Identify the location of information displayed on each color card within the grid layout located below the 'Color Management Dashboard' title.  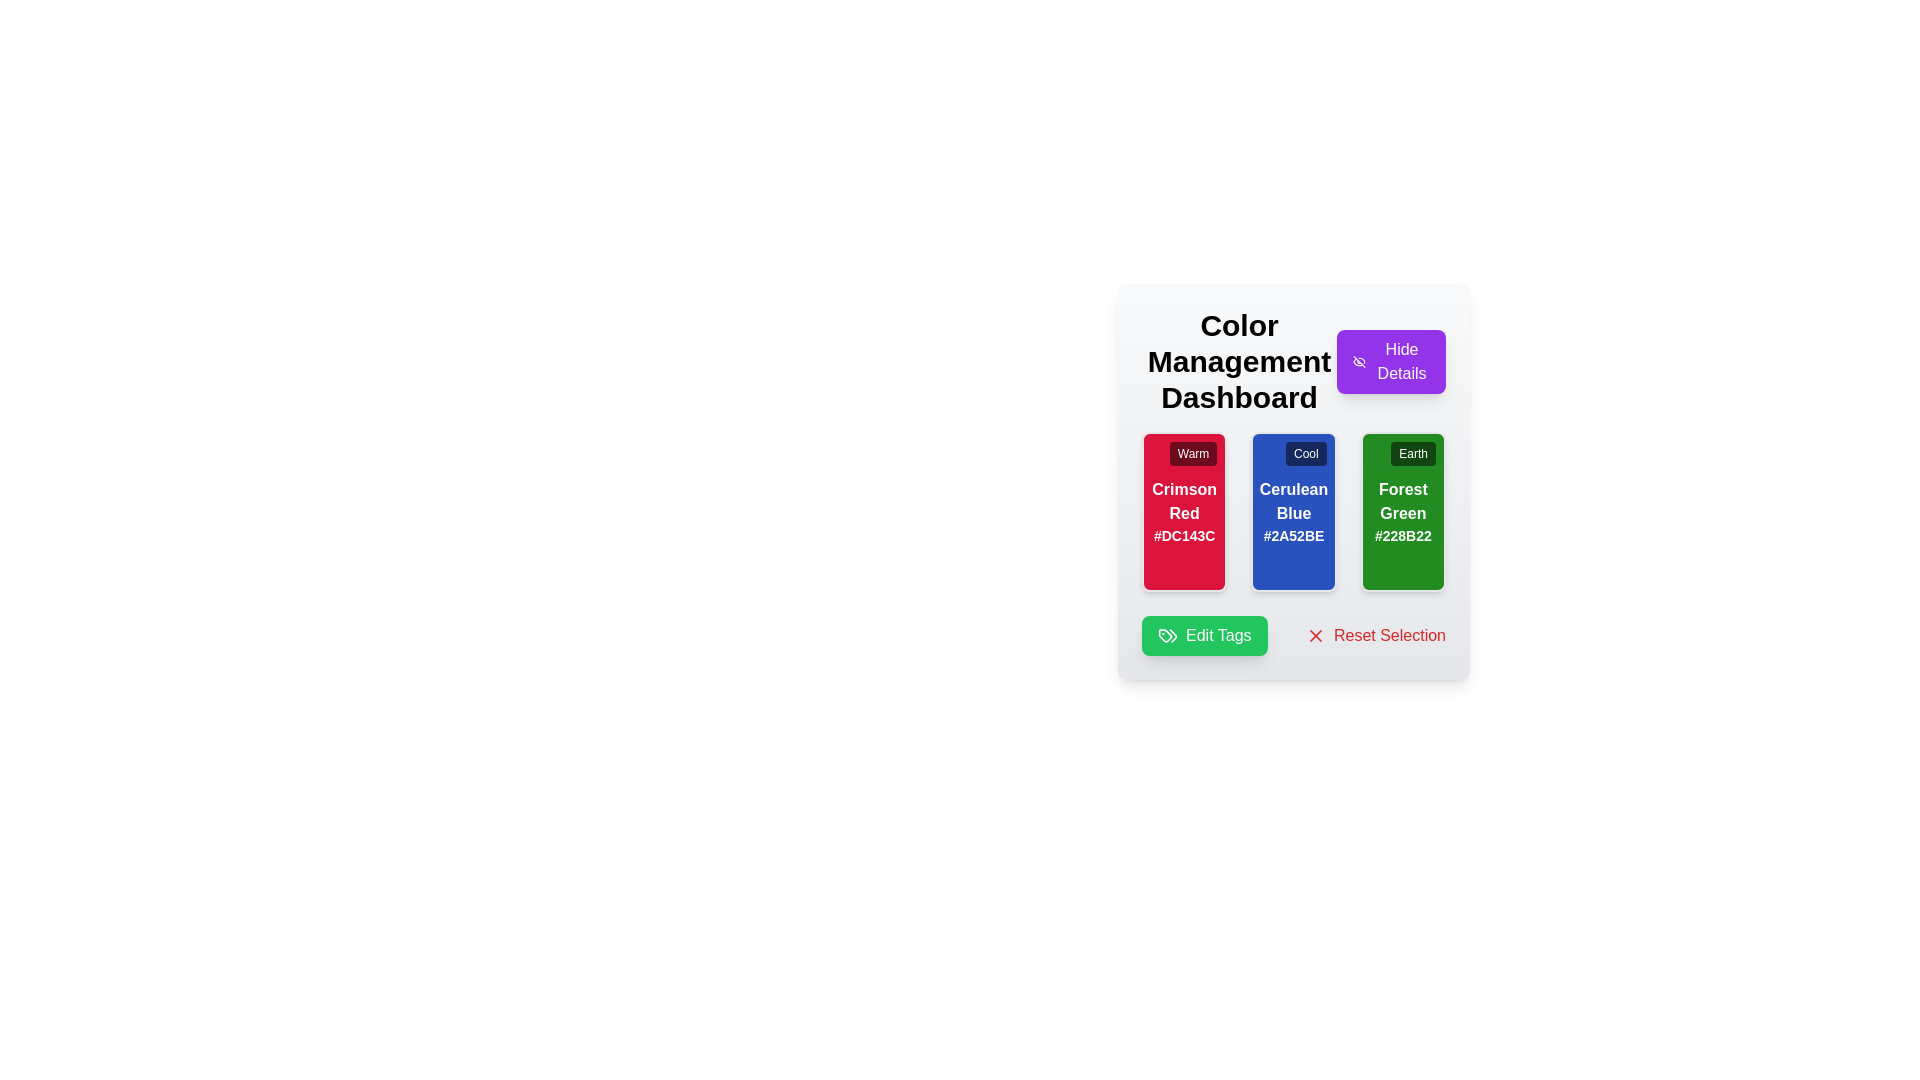
(1294, 511).